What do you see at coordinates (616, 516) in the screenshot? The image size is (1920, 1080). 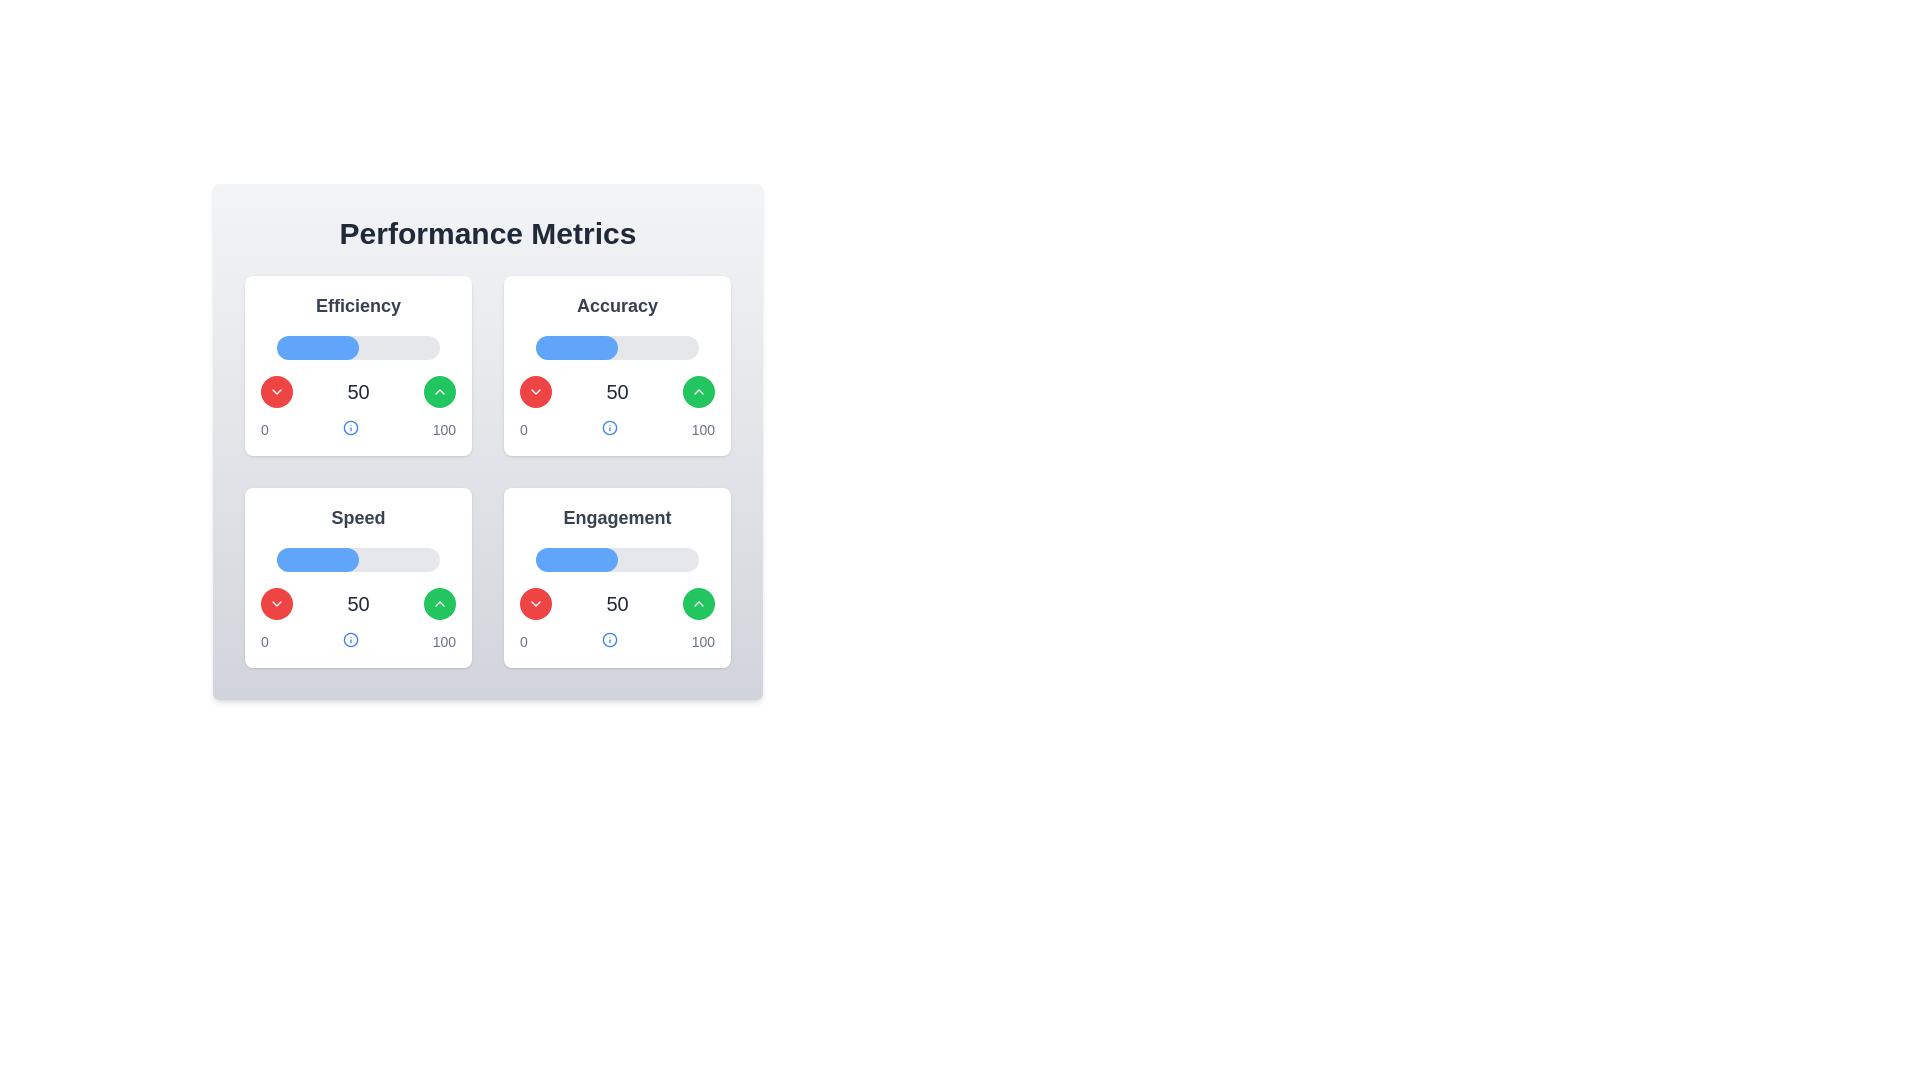 I see `the Text Label that serves as a title for the fourth performance card, located below the 'Performance Metrics' heading and below the third card in the grid layout` at bounding box center [616, 516].